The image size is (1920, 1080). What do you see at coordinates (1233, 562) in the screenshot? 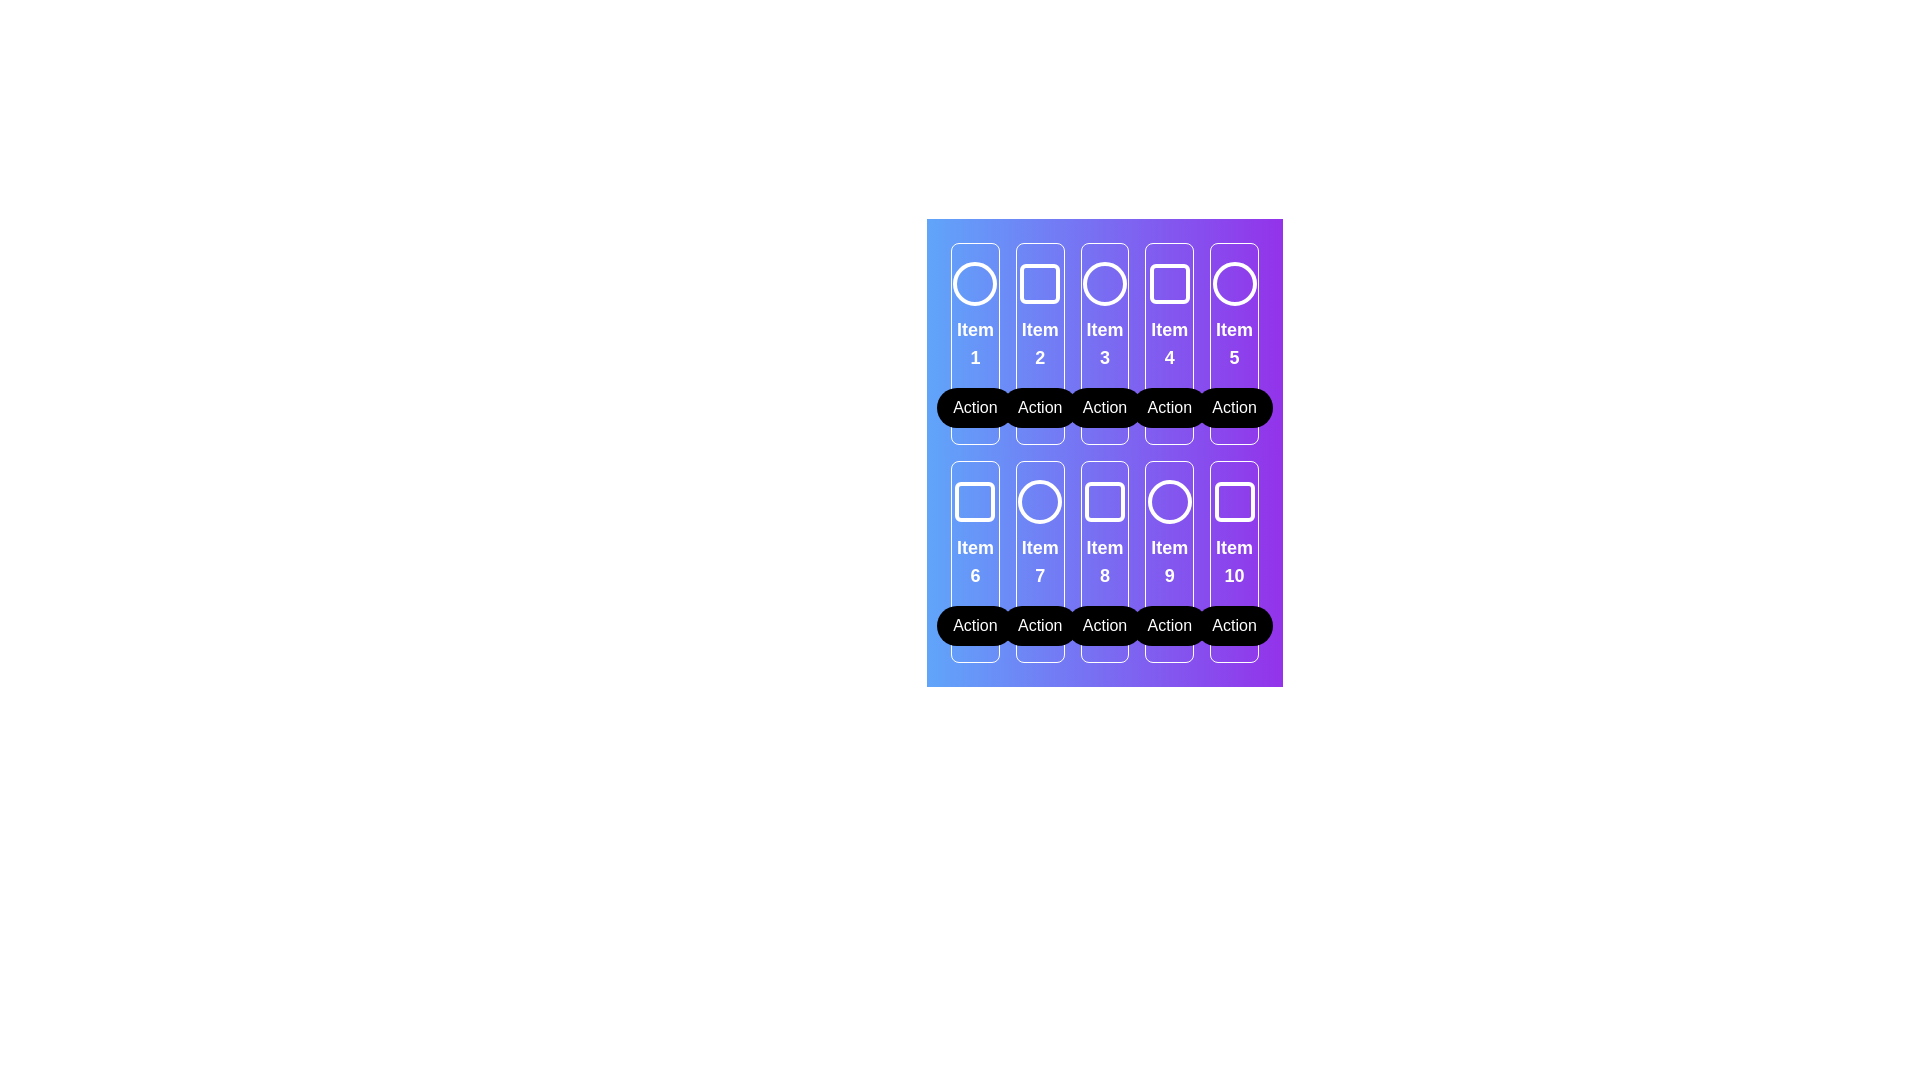
I see `the Text label located in the lower-right cell of a 2x5 grid structure, which is part of a vertically stacked arrangement with an icon and an 'Action' button` at bounding box center [1233, 562].